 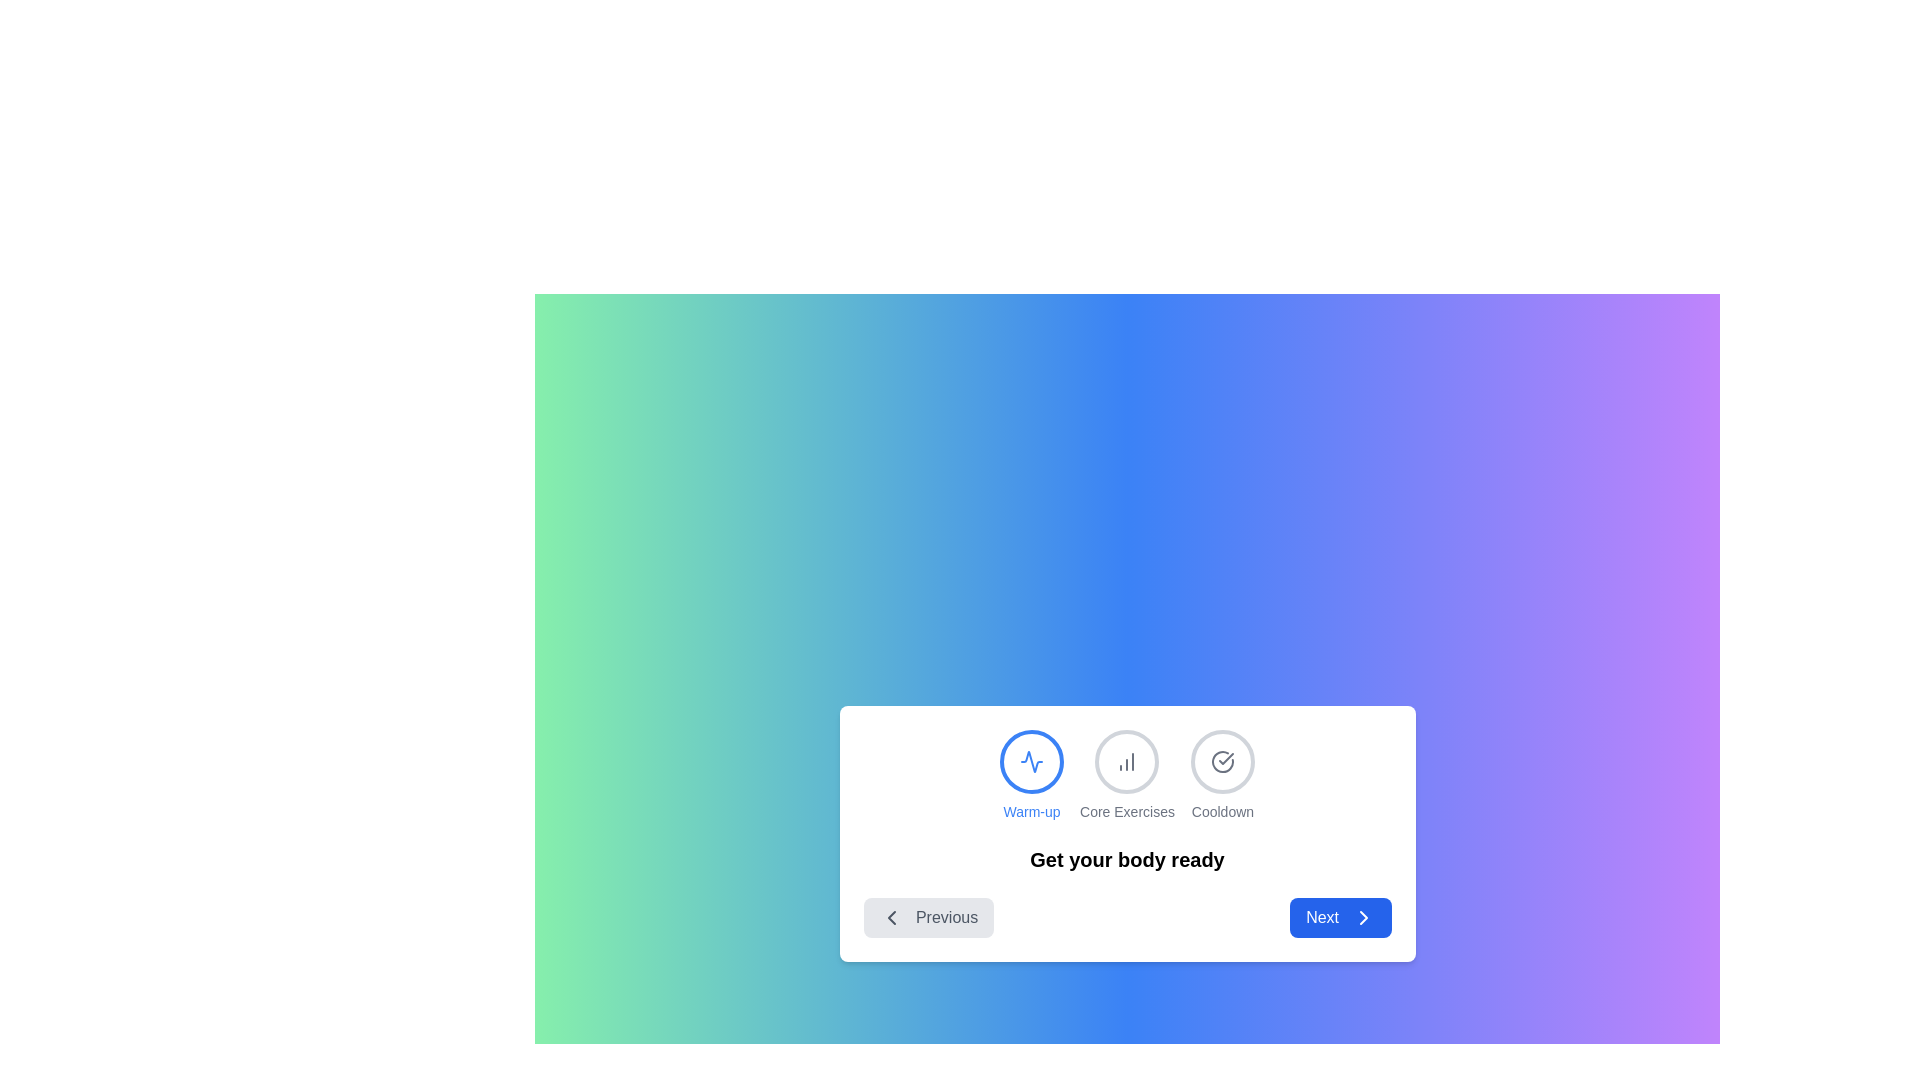 What do you see at coordinates (1221, 760) in the screenshot?
I see `the icon representing the step Cooldown to view its details` at bounding box center [1221, 760].